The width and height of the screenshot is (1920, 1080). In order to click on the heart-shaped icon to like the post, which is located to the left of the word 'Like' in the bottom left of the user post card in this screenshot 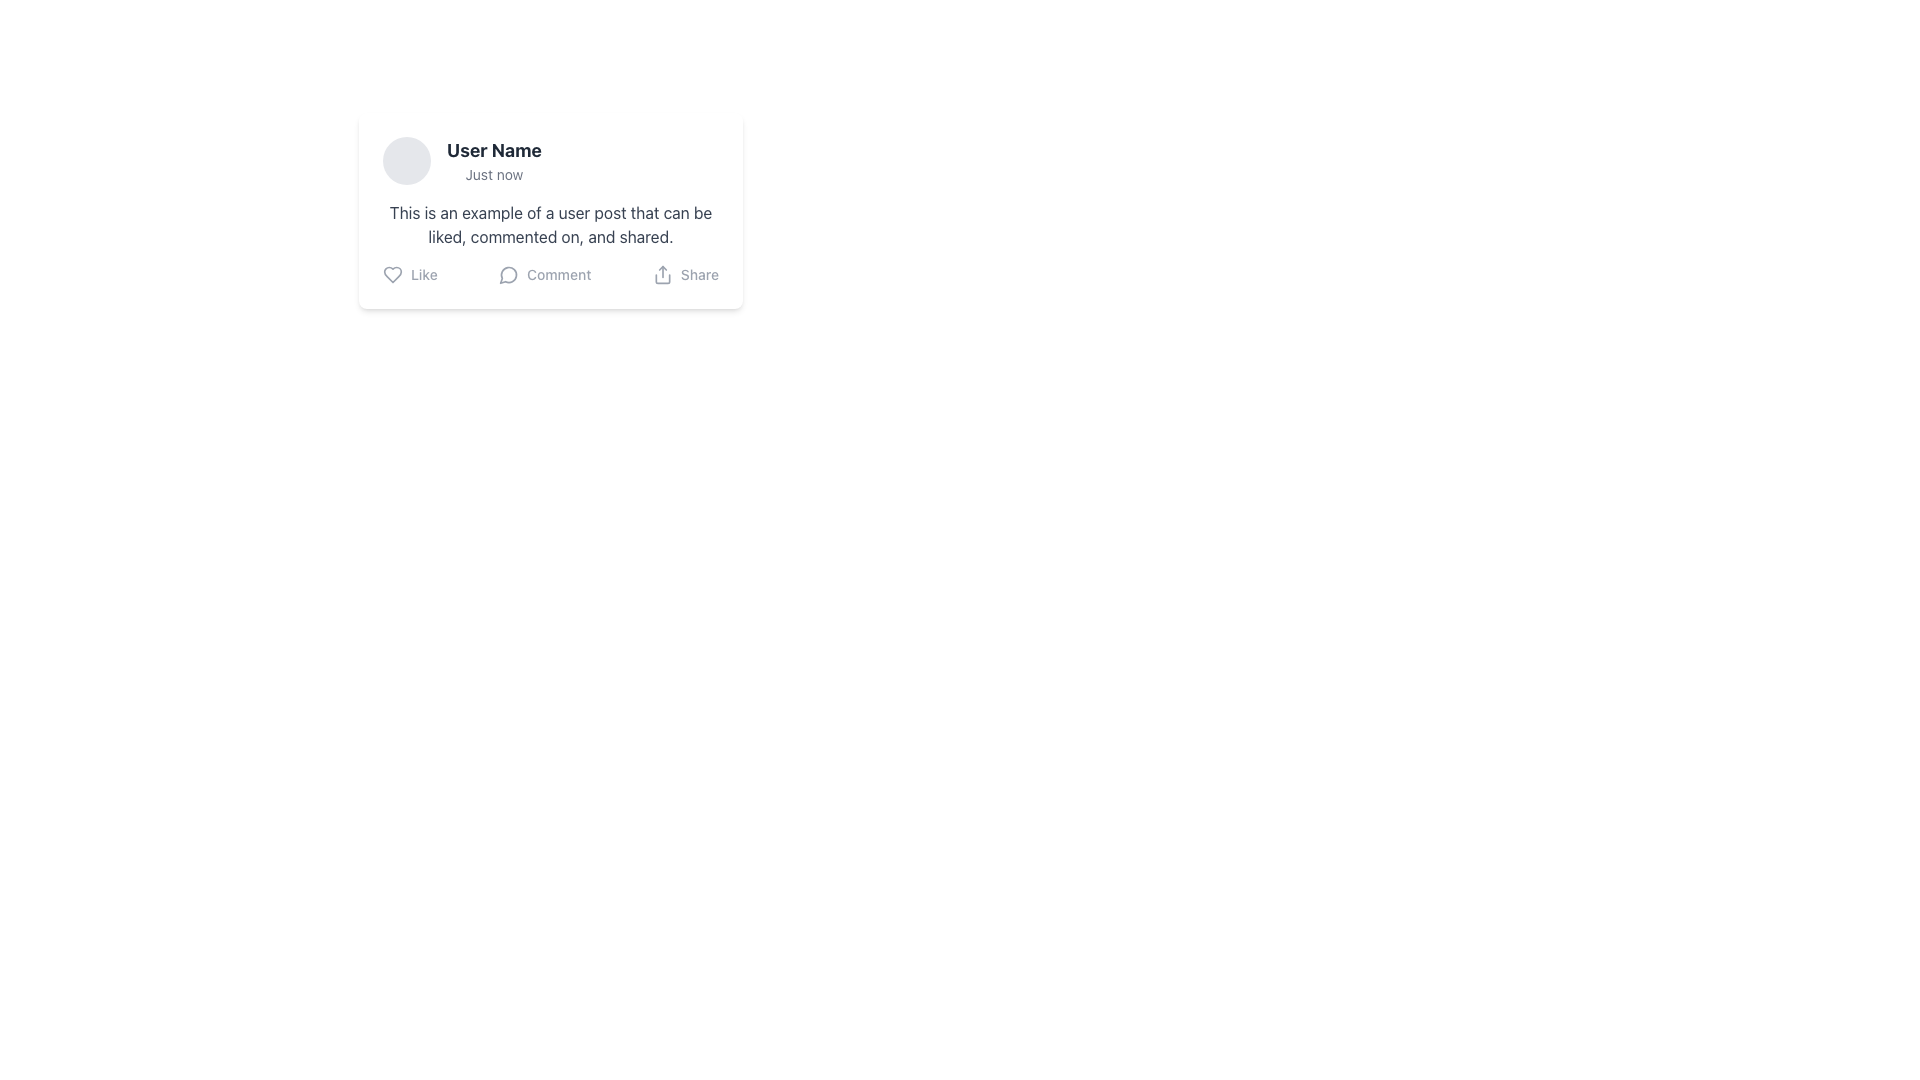, I will do `click(393, 274)`.